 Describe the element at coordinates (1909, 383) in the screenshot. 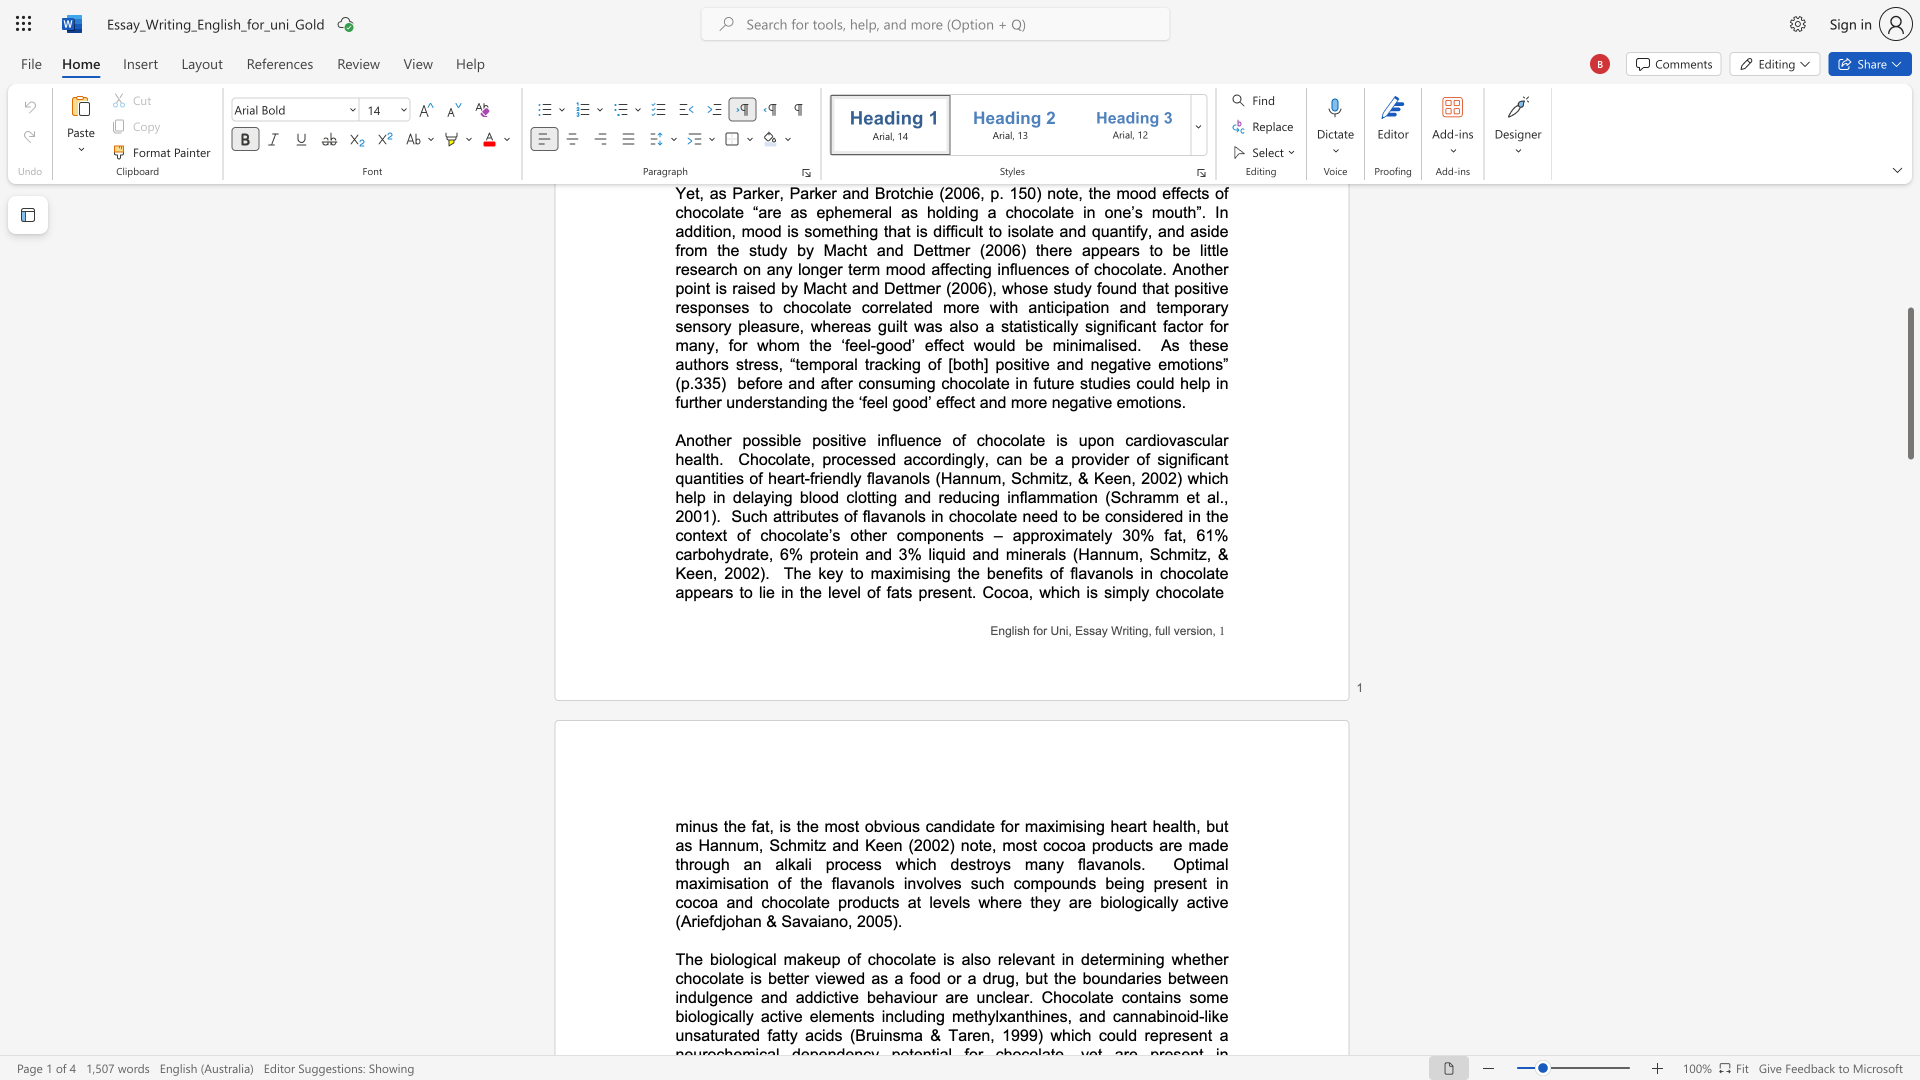

I see `the scrollbar and move up 440 pixels` at that location.